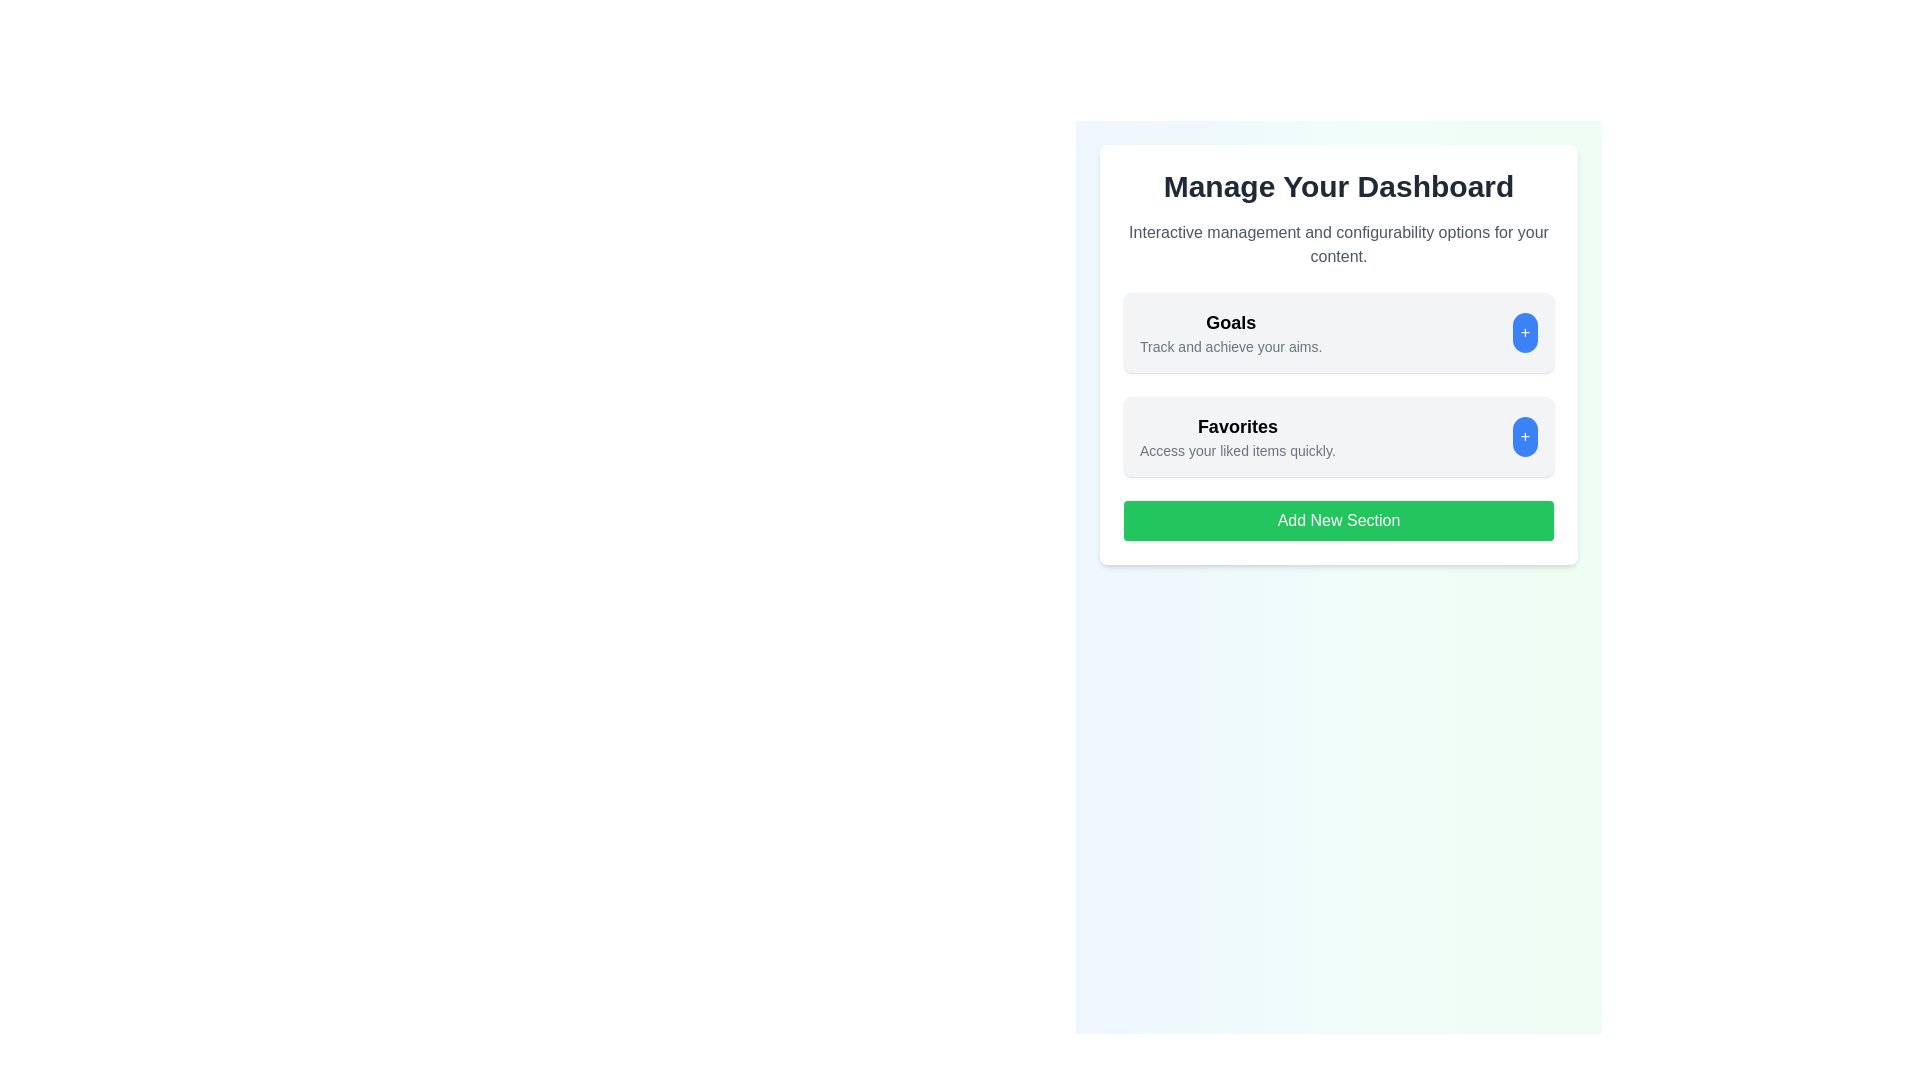 This screenshot has width=1920, height=1080. I want to click on the text label styled with a small font size and gray color, which reads 'Track and achieve your aims.' located beneath the heading 'Goals', so click(1230, 346).